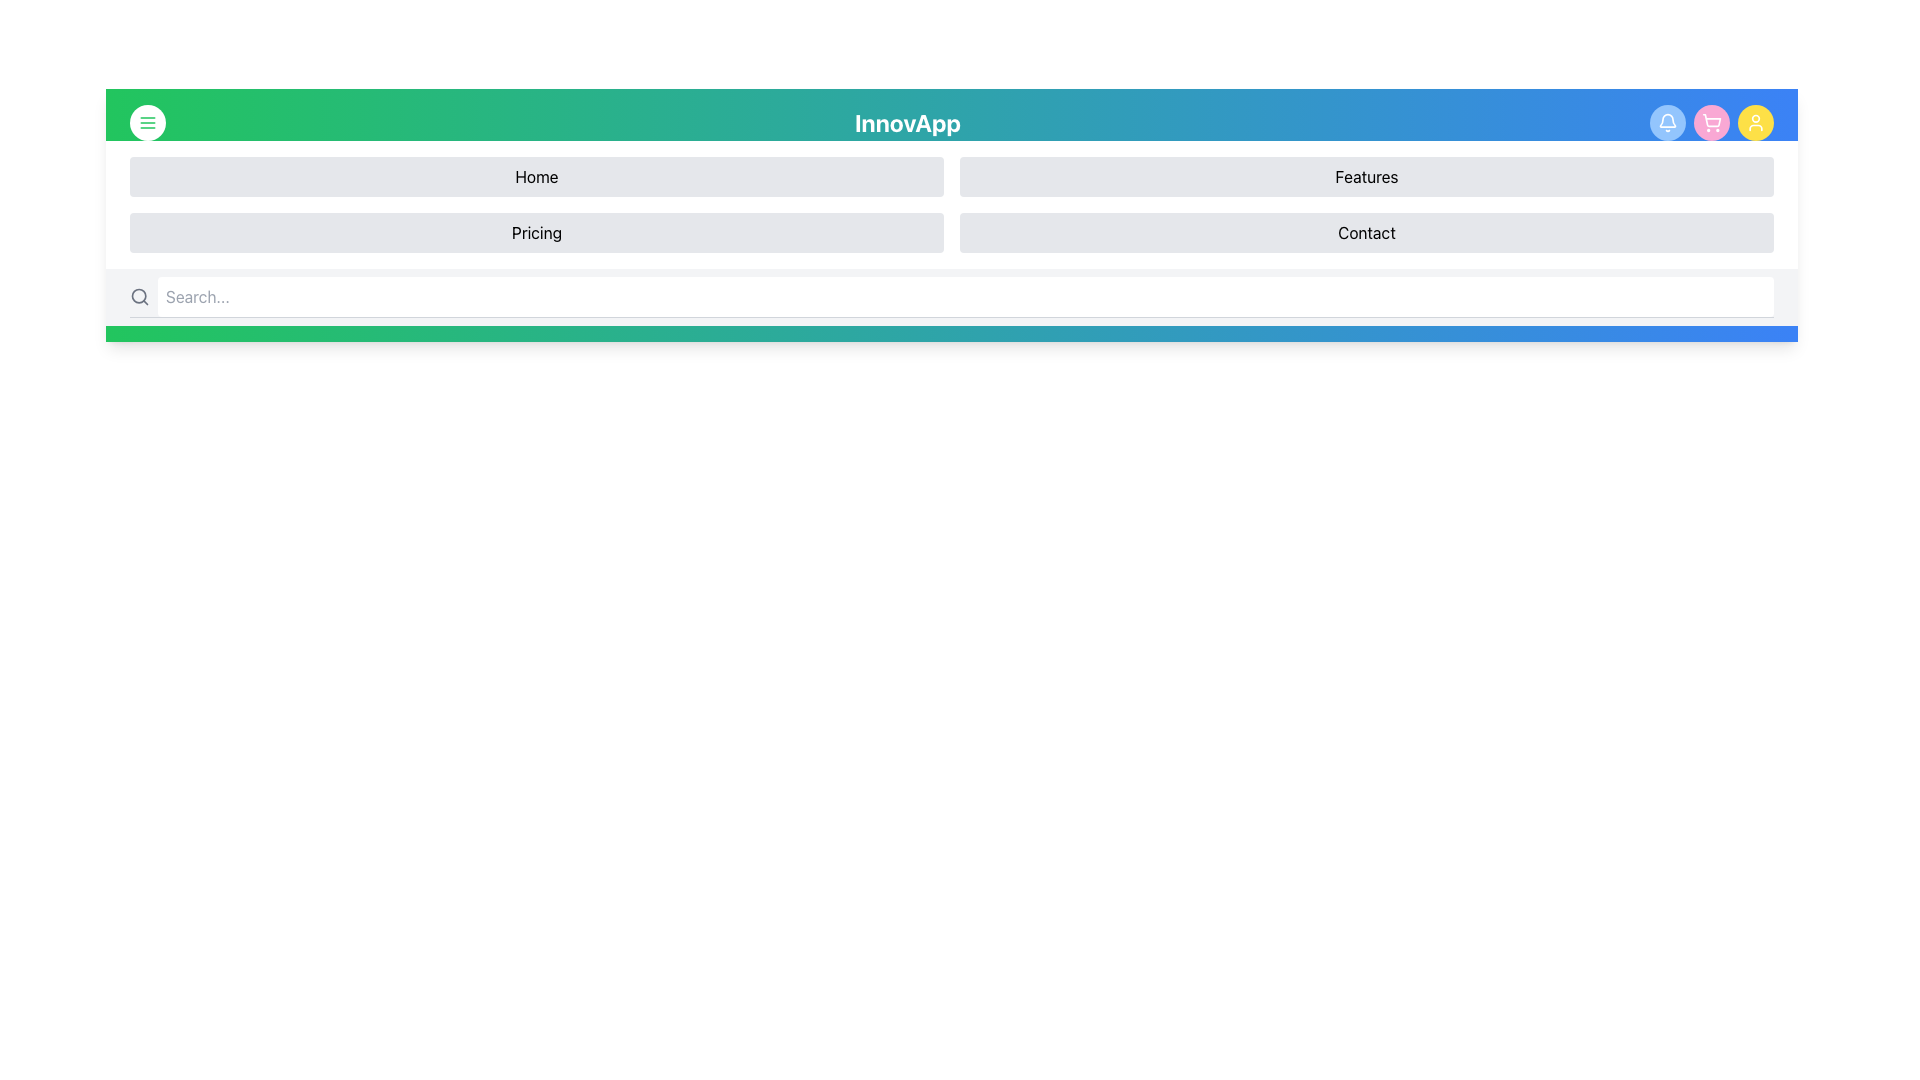  I want to click on the large, bold text label 'InnovApp' which is styled with a modern sans-serif font and has a white color, centered in the navigation bar with a gradient background, so click(906, 123).